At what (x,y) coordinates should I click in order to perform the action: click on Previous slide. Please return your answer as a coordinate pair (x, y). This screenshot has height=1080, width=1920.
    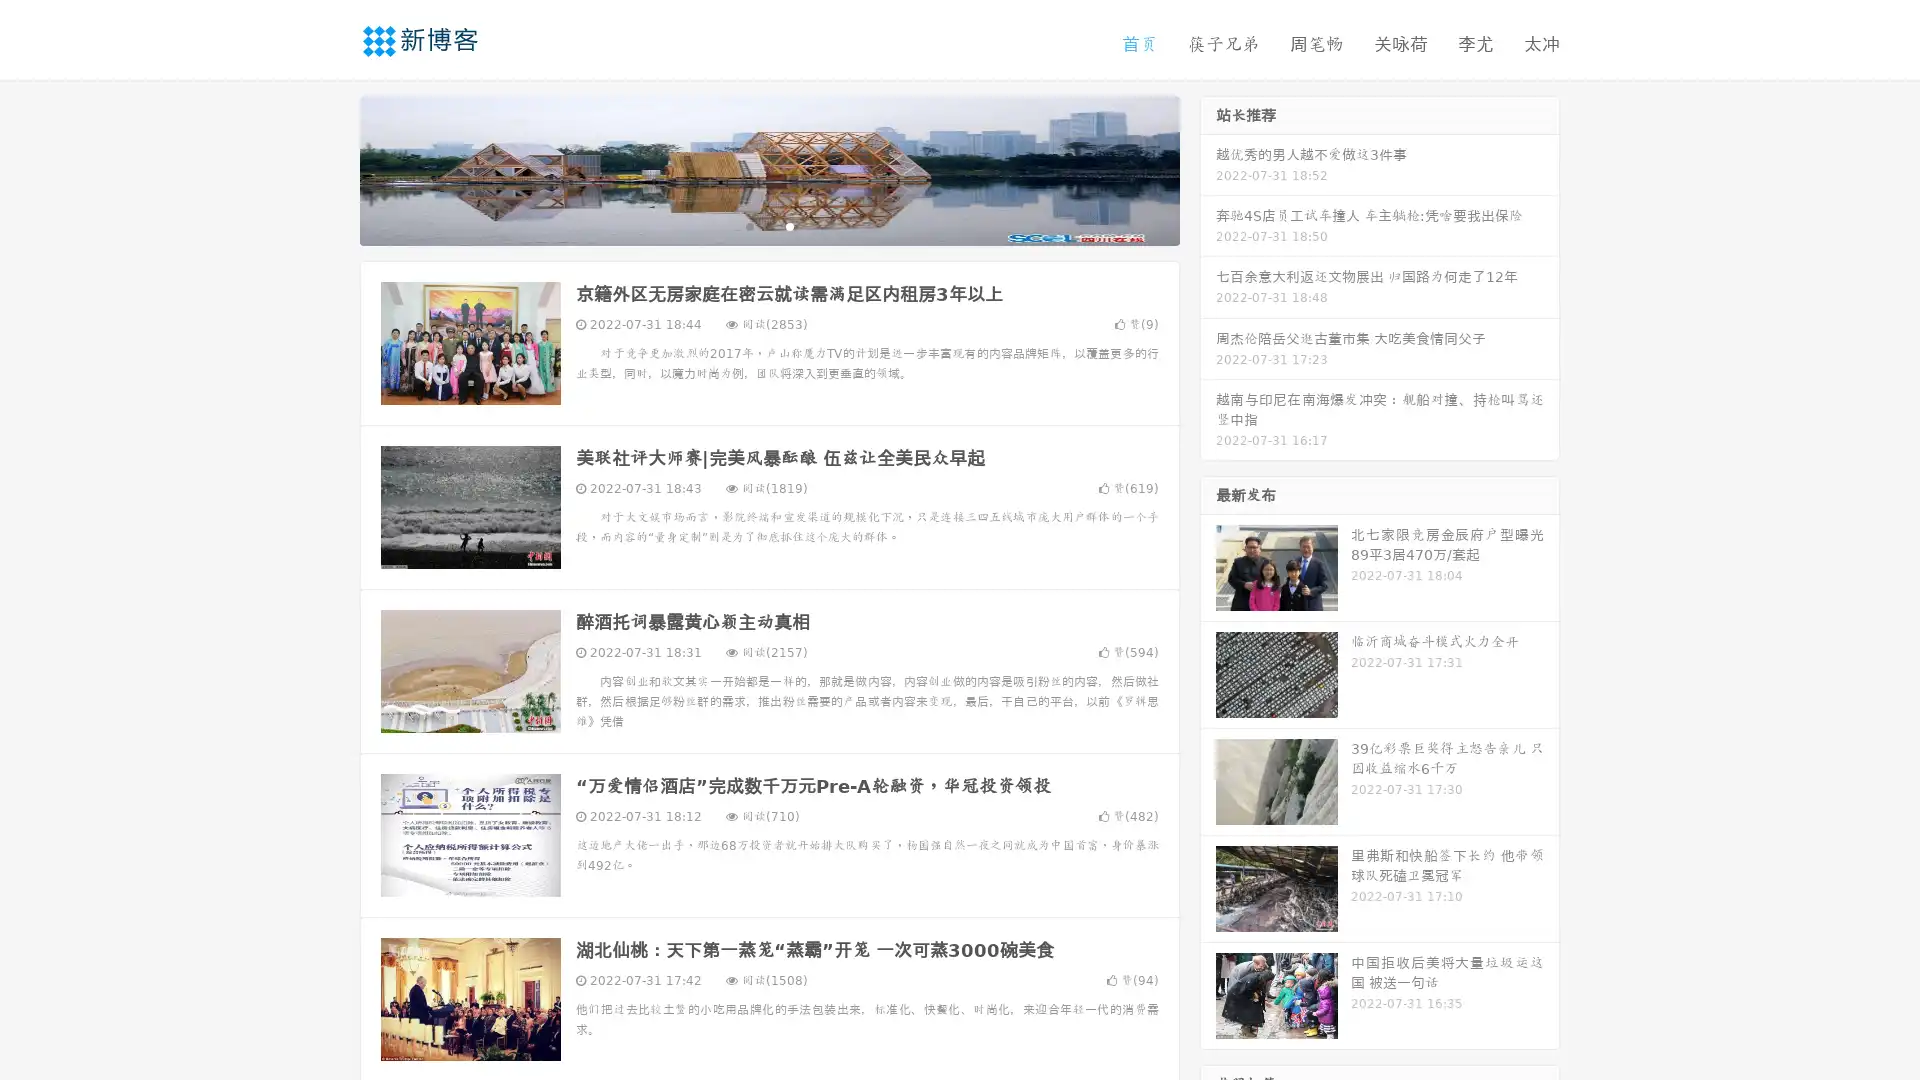
    Looking at the image, I should click on (330, 168).